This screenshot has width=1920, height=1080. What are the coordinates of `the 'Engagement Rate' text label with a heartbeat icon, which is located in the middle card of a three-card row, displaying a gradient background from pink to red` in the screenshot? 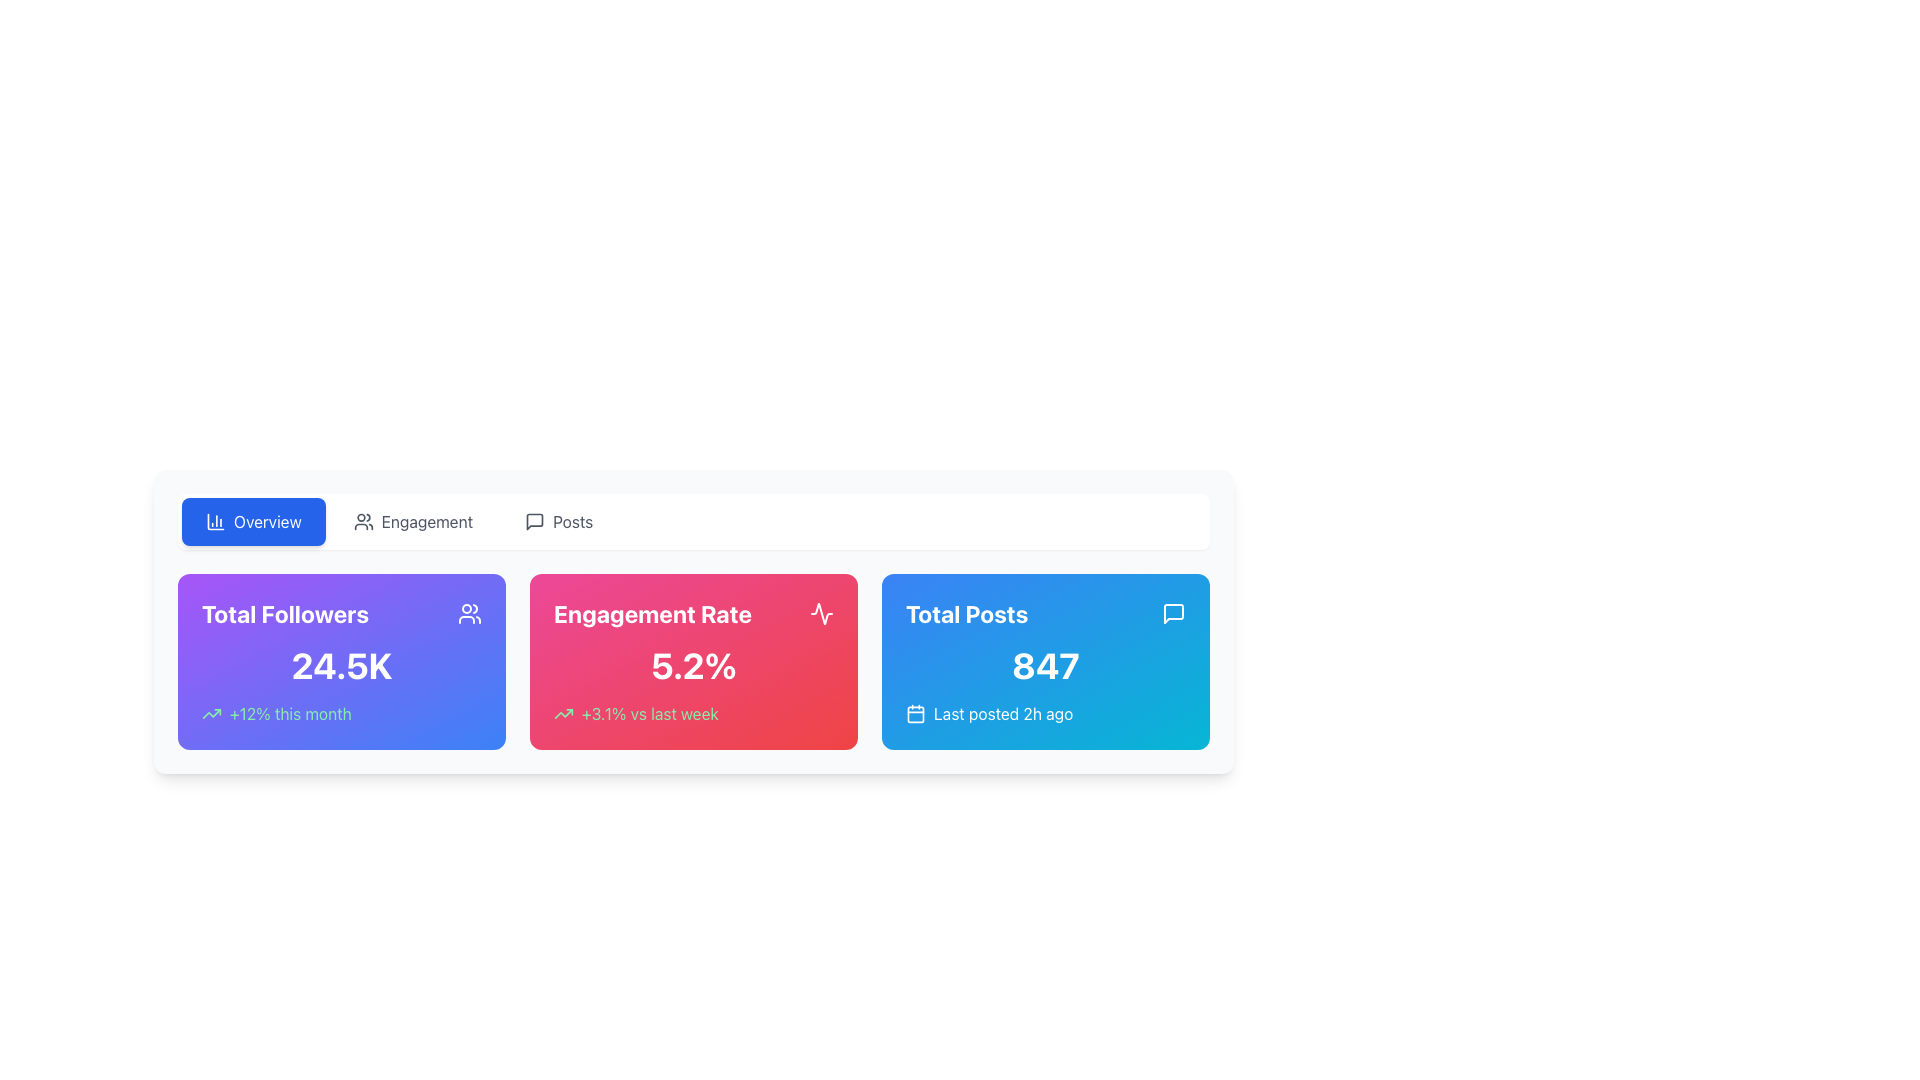 It's located at (694, 612).